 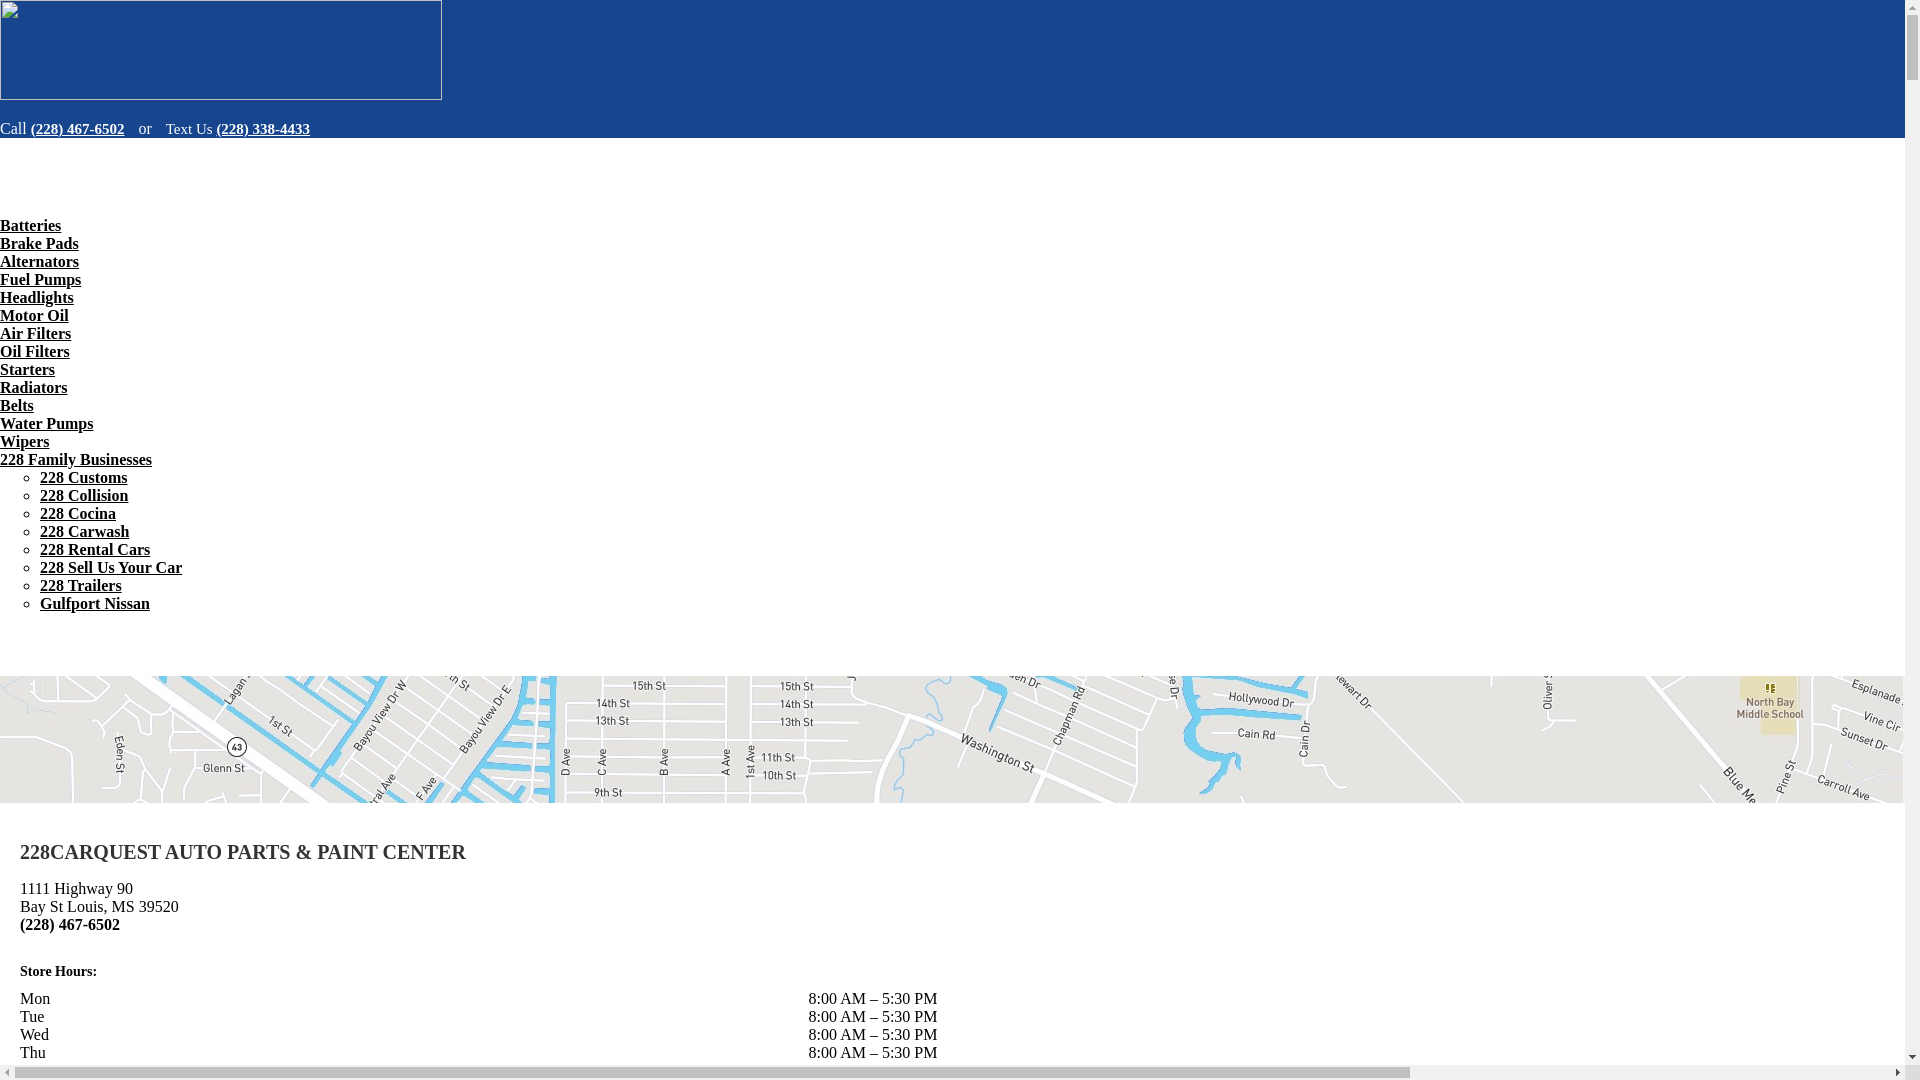 What do you see at coordinates (40, 279) in the screenshot?
I see `'Fuel Pumps'` at bounding box center [40, 279].